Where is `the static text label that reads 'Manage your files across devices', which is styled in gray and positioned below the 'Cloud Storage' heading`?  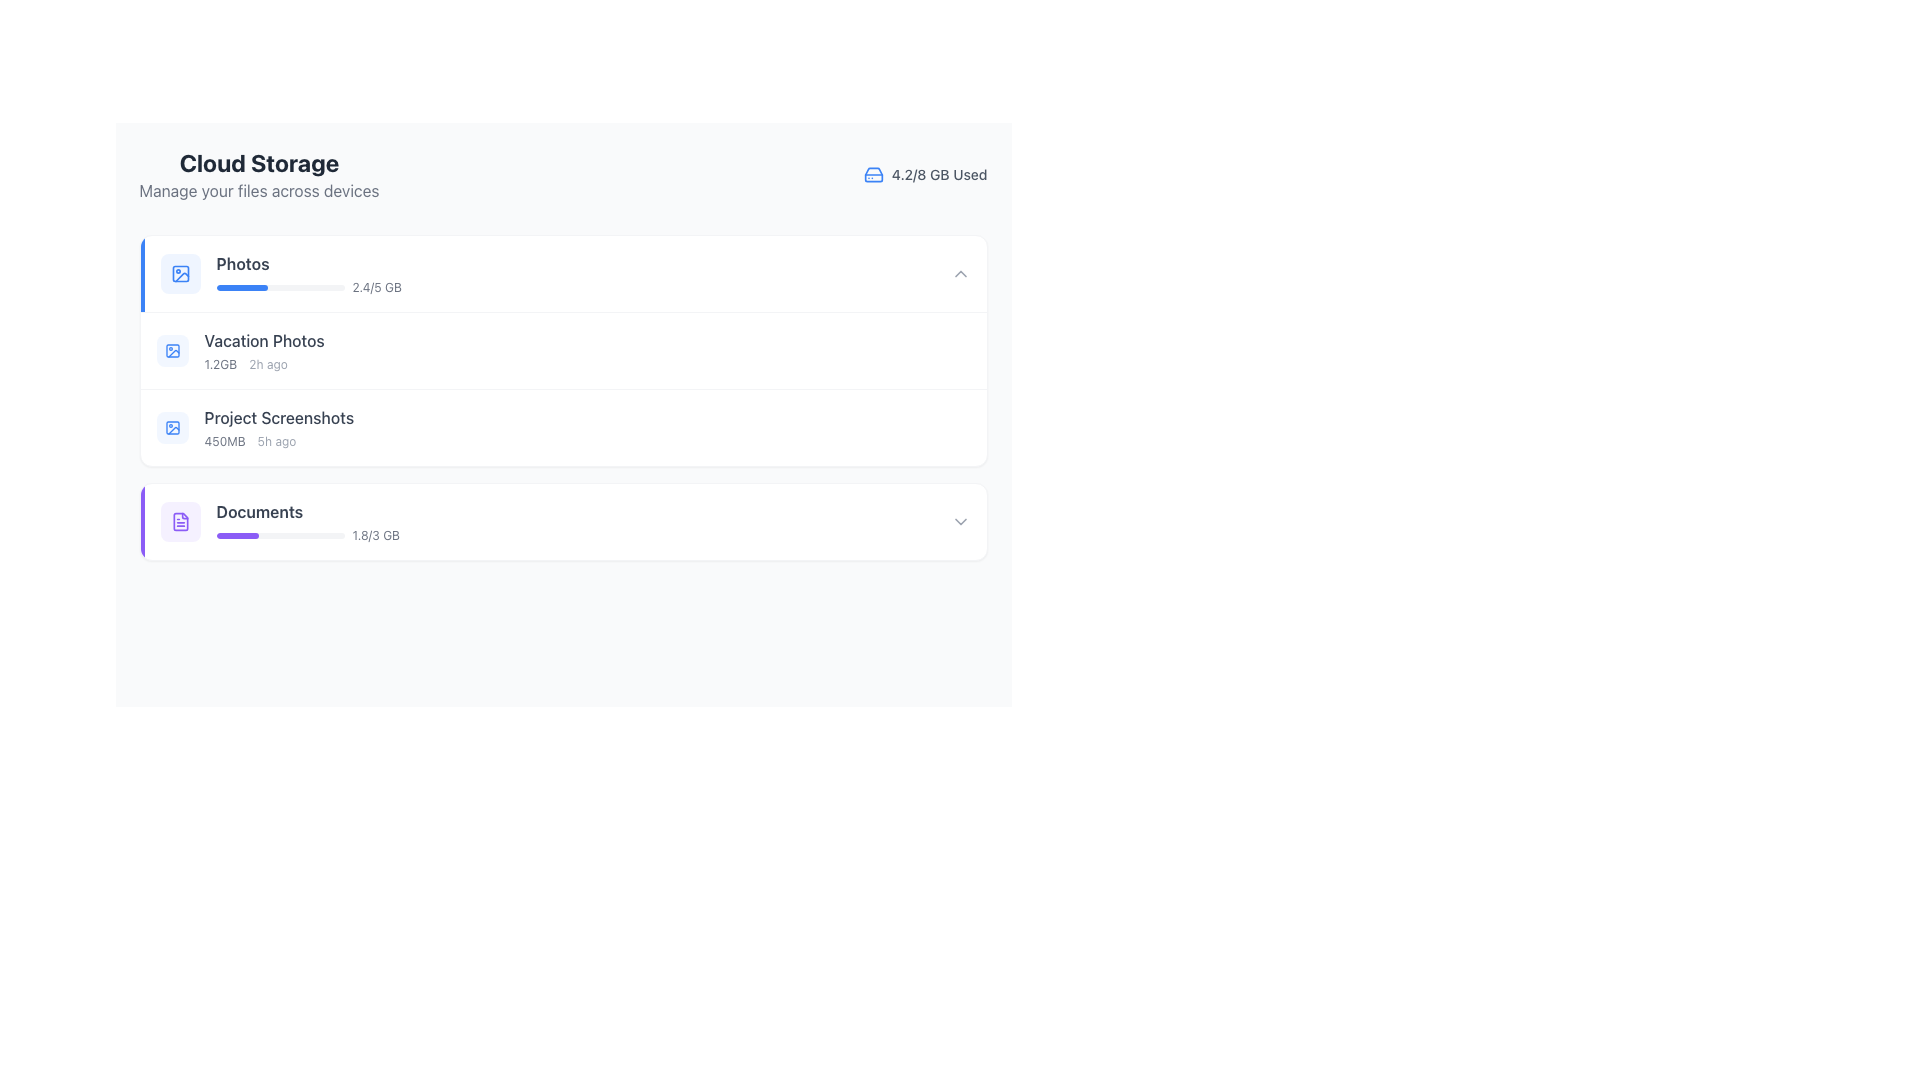
the static text label that reads 'Manage your files across devices', which is styled in gray and positioned below the 'Cloud Storage' heading is located at coordinates (258, 191).